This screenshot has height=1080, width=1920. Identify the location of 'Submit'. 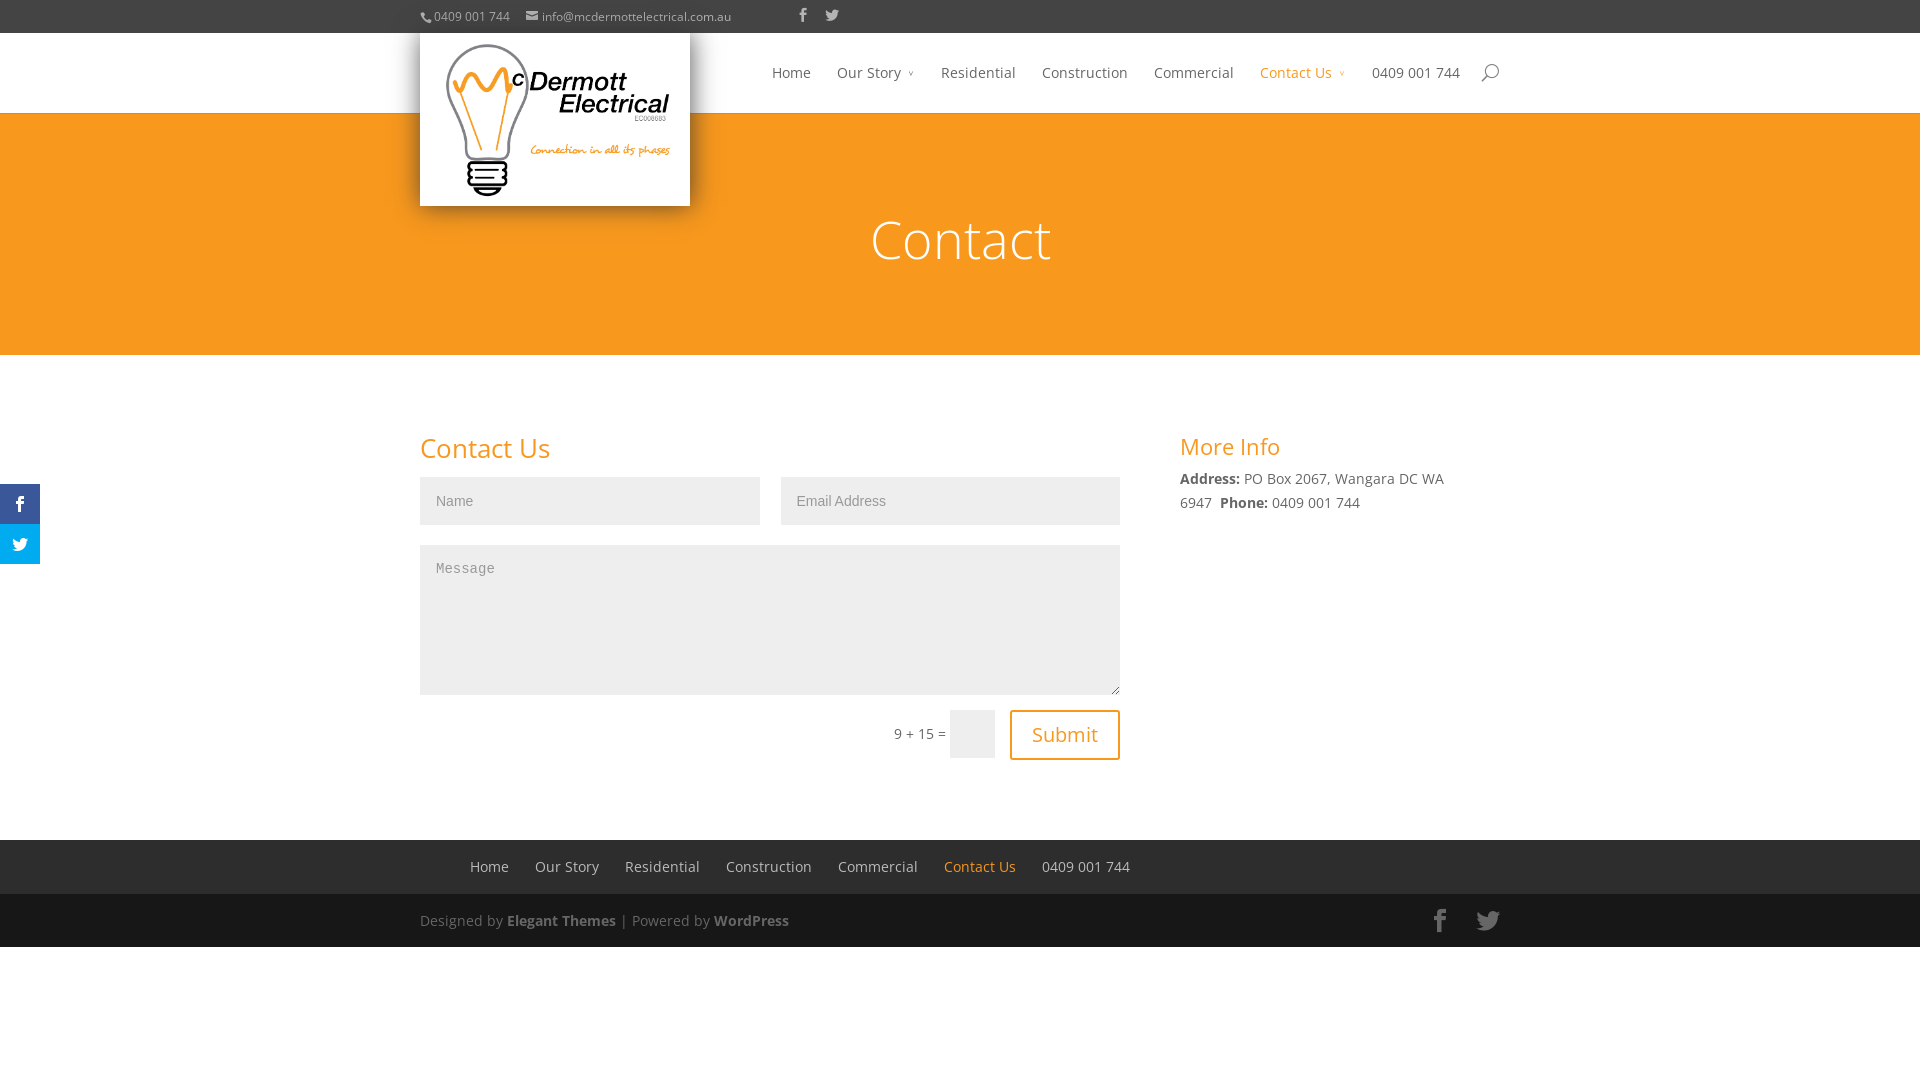
(1064, 735).